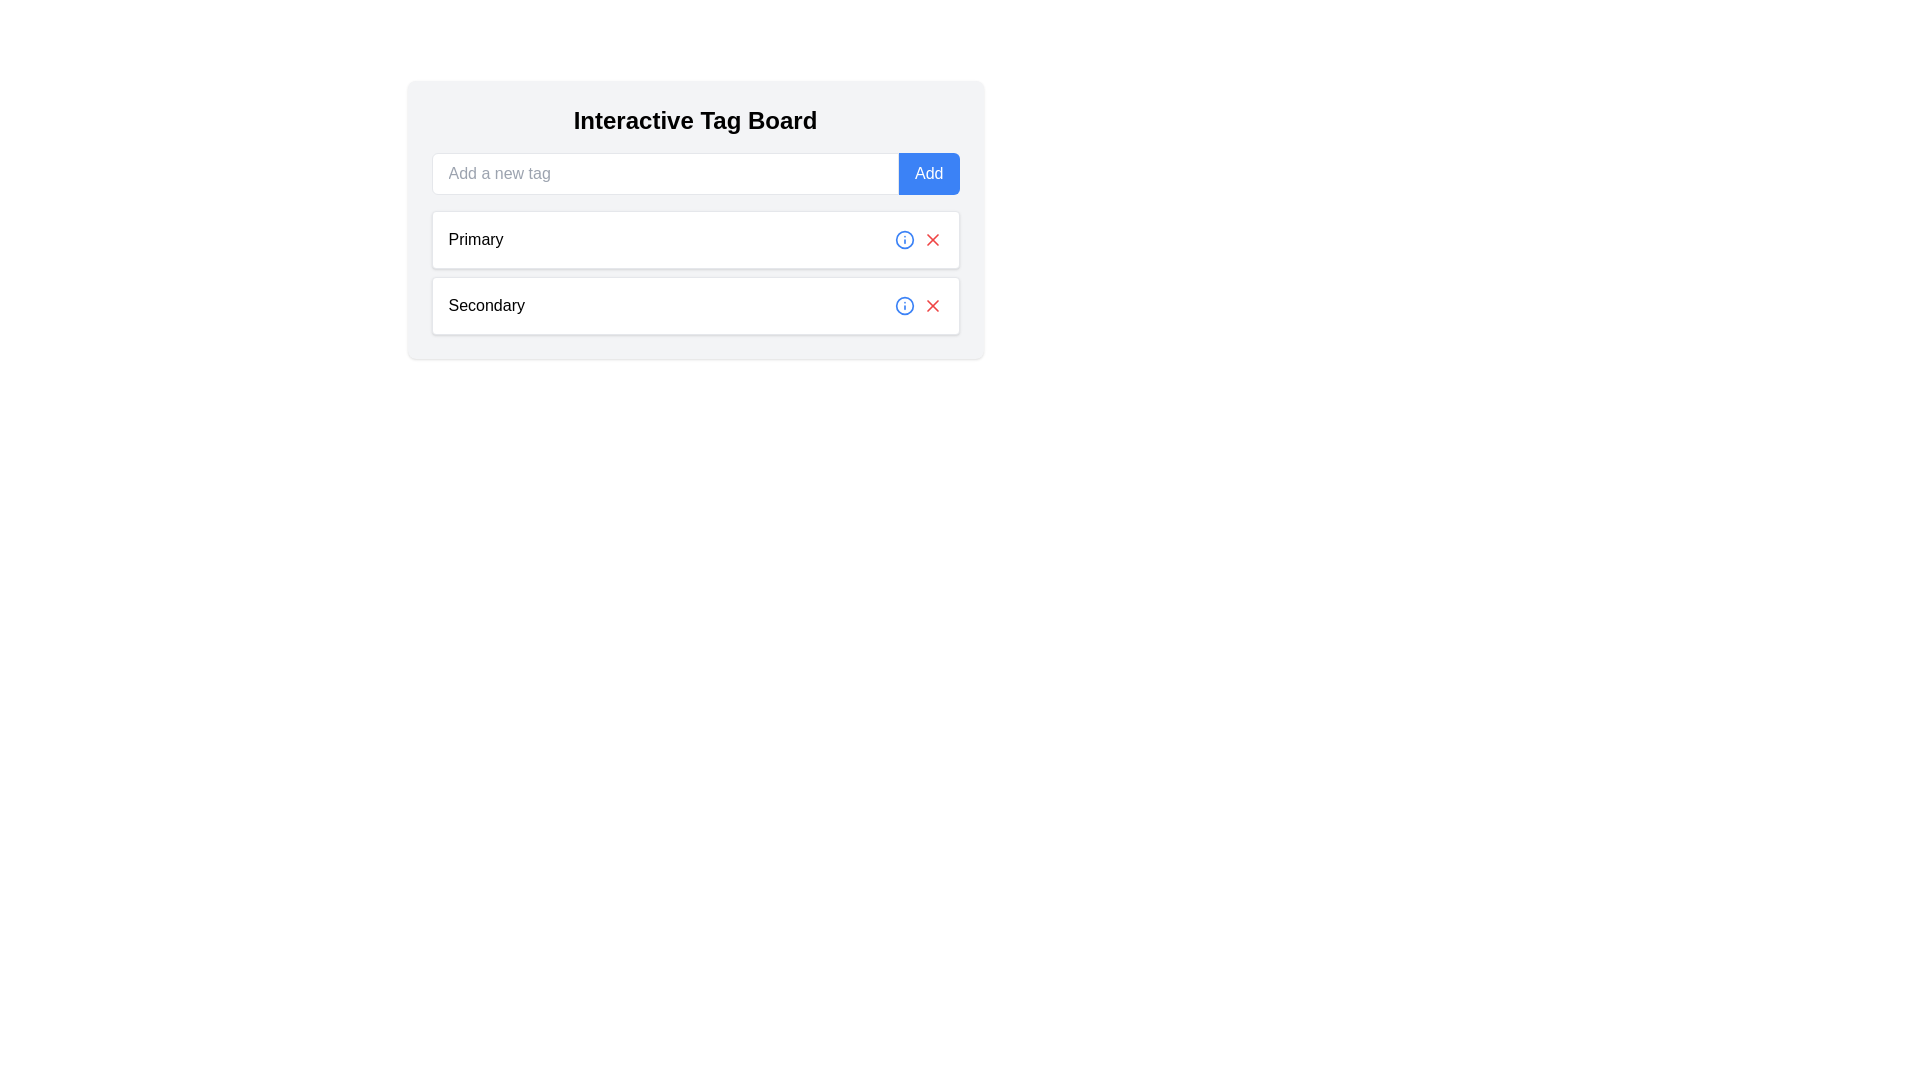 This screenshot has width=1920, height=1080. I want to click on the composite UI element consisting of a blue circular icon with an 'i' symbol and a red 'X' symbol, so click(917, 305).